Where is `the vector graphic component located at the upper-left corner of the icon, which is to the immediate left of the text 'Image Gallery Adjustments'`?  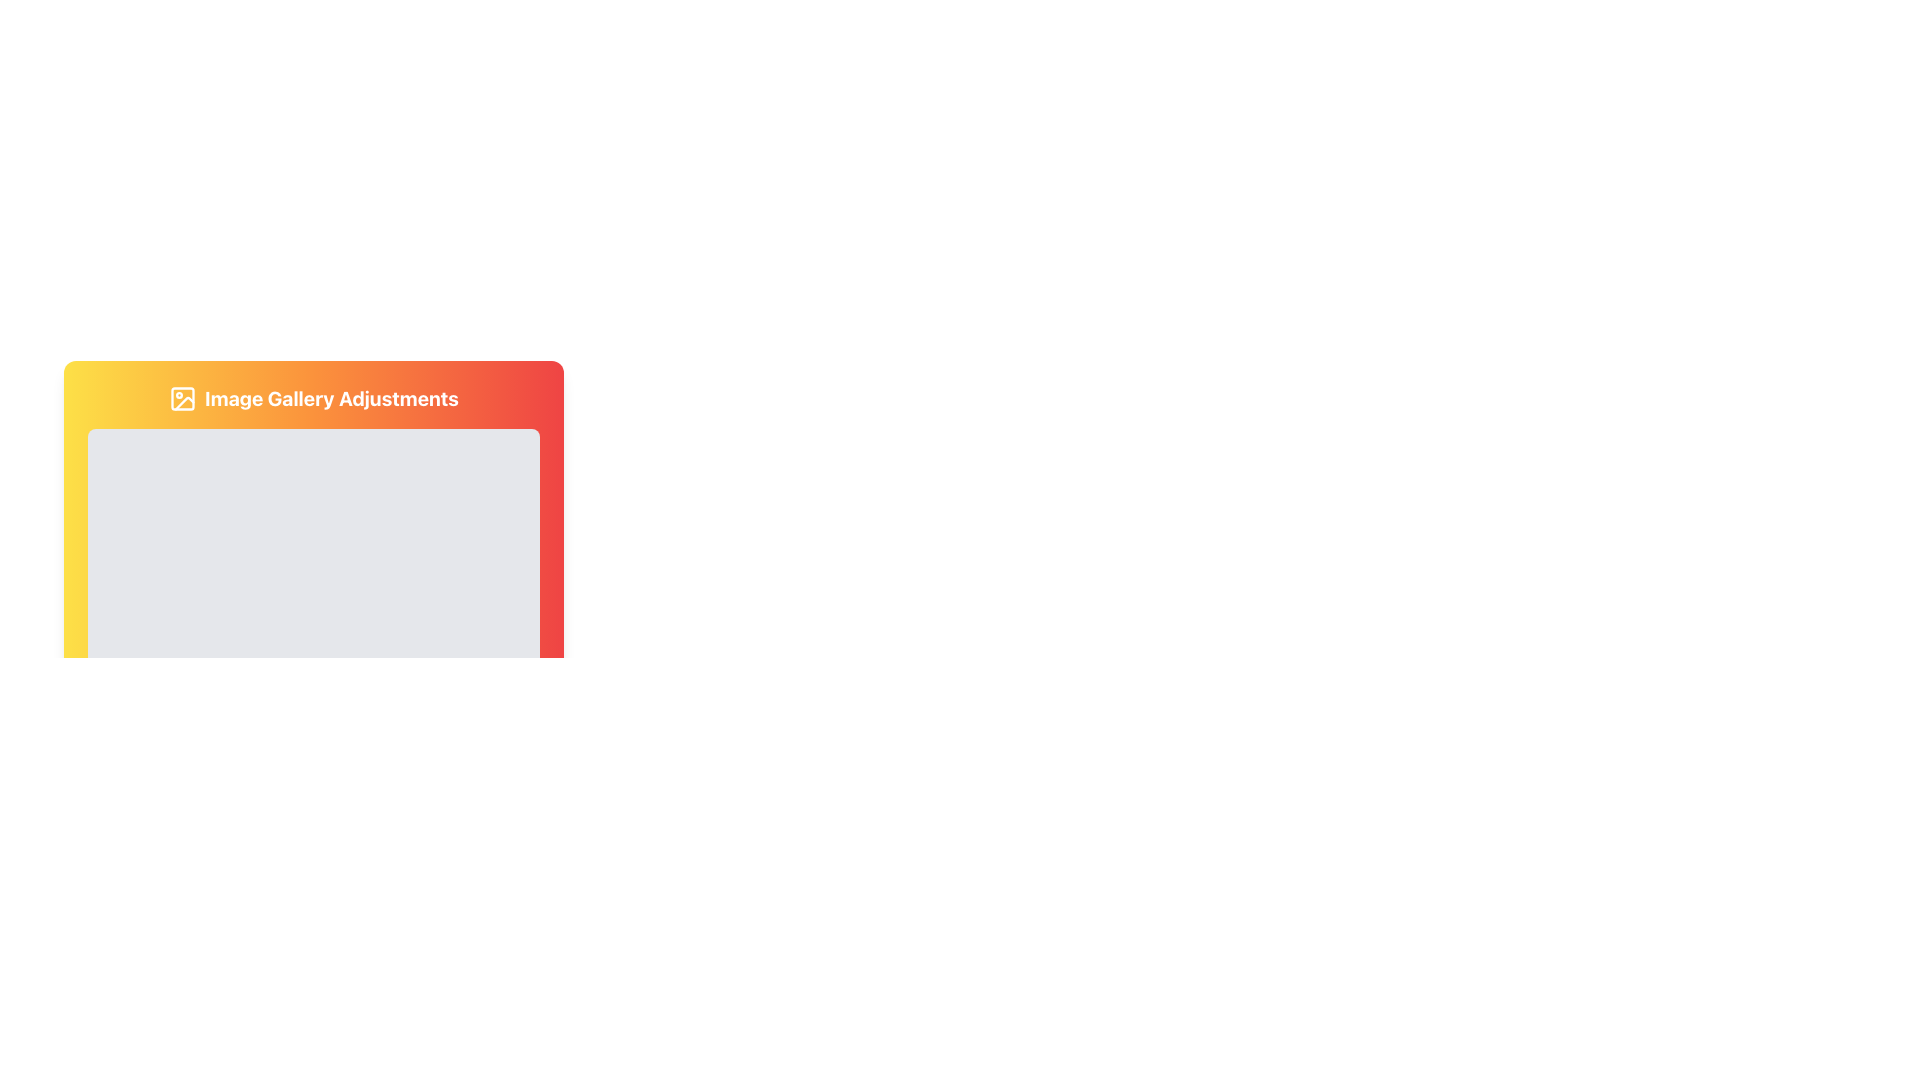
the vector graphic component located at the upper-left corner of the icon, which is to the immediate left of the text 'Image Gallery Adjustments' is located at coordinates (183, 398).